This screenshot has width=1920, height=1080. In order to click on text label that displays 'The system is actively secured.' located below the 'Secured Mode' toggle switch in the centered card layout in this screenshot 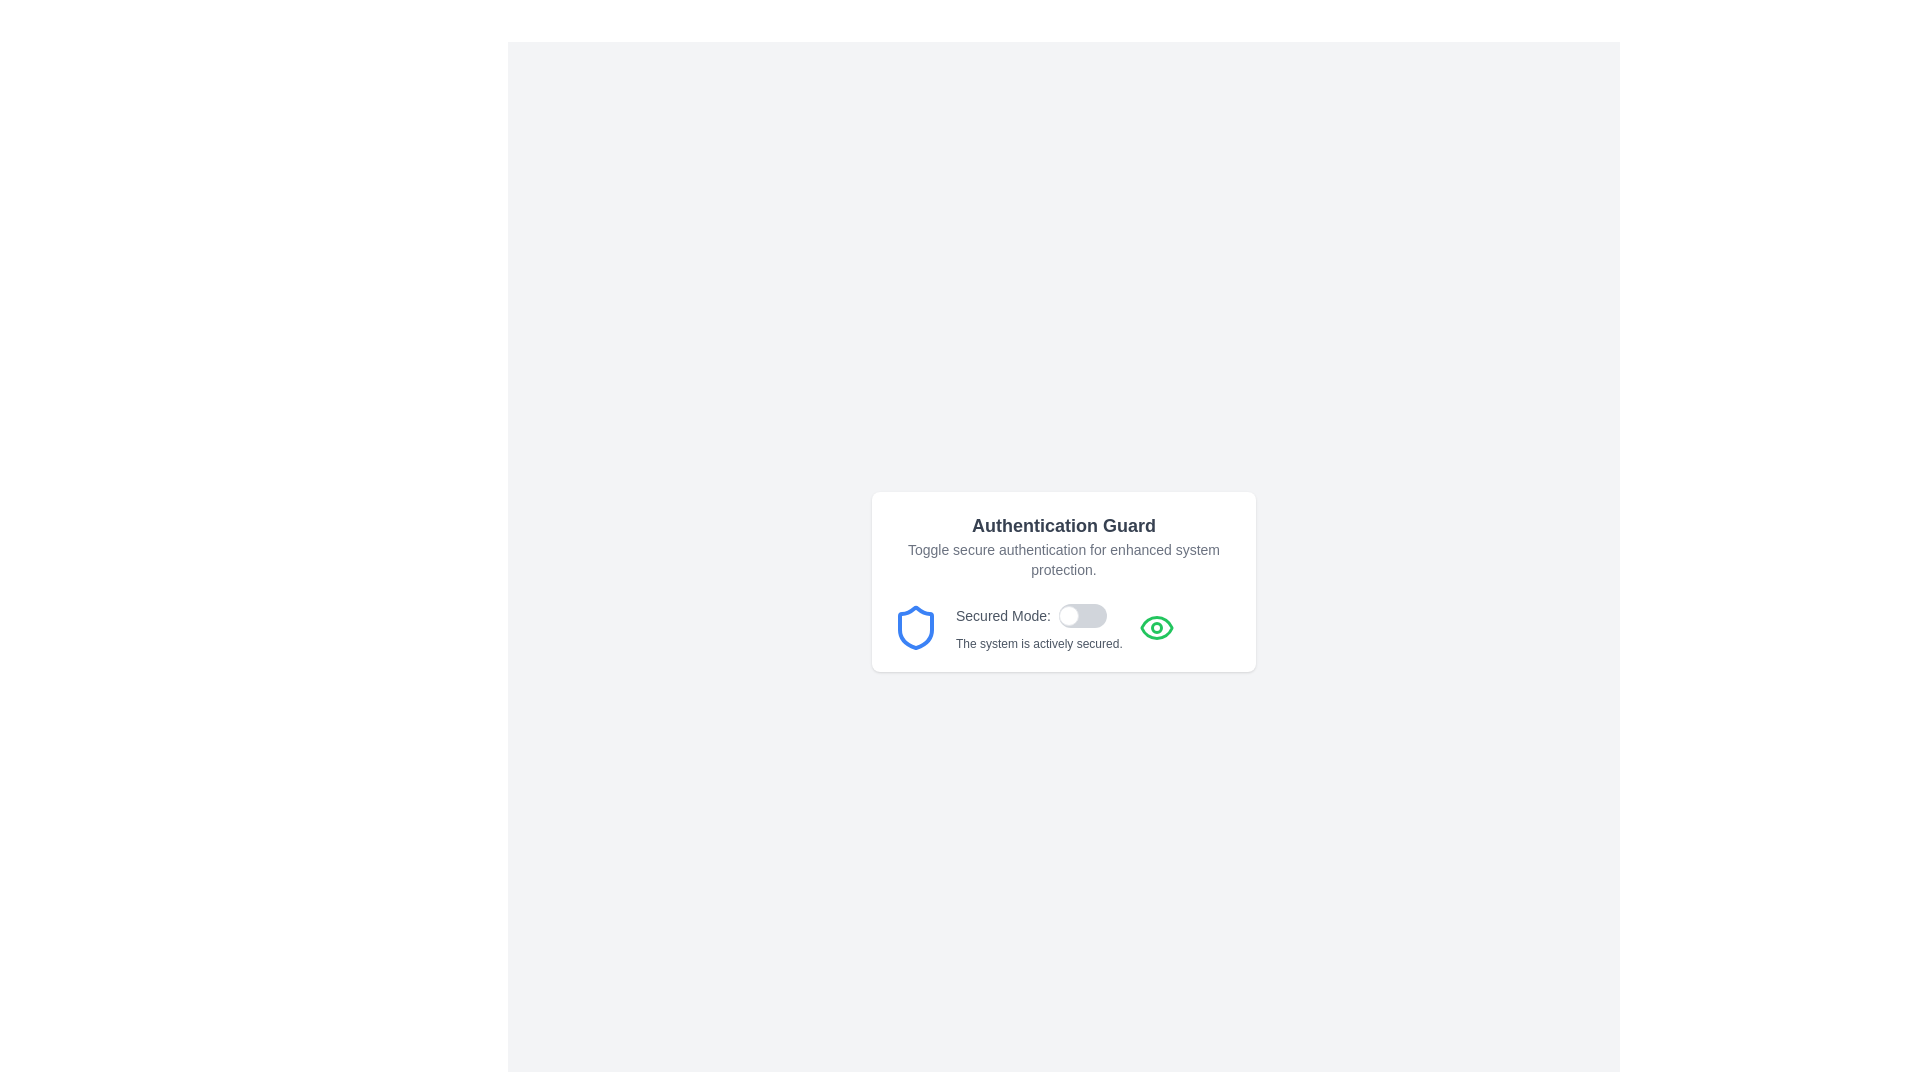, I will do `click(1039, 644)`.